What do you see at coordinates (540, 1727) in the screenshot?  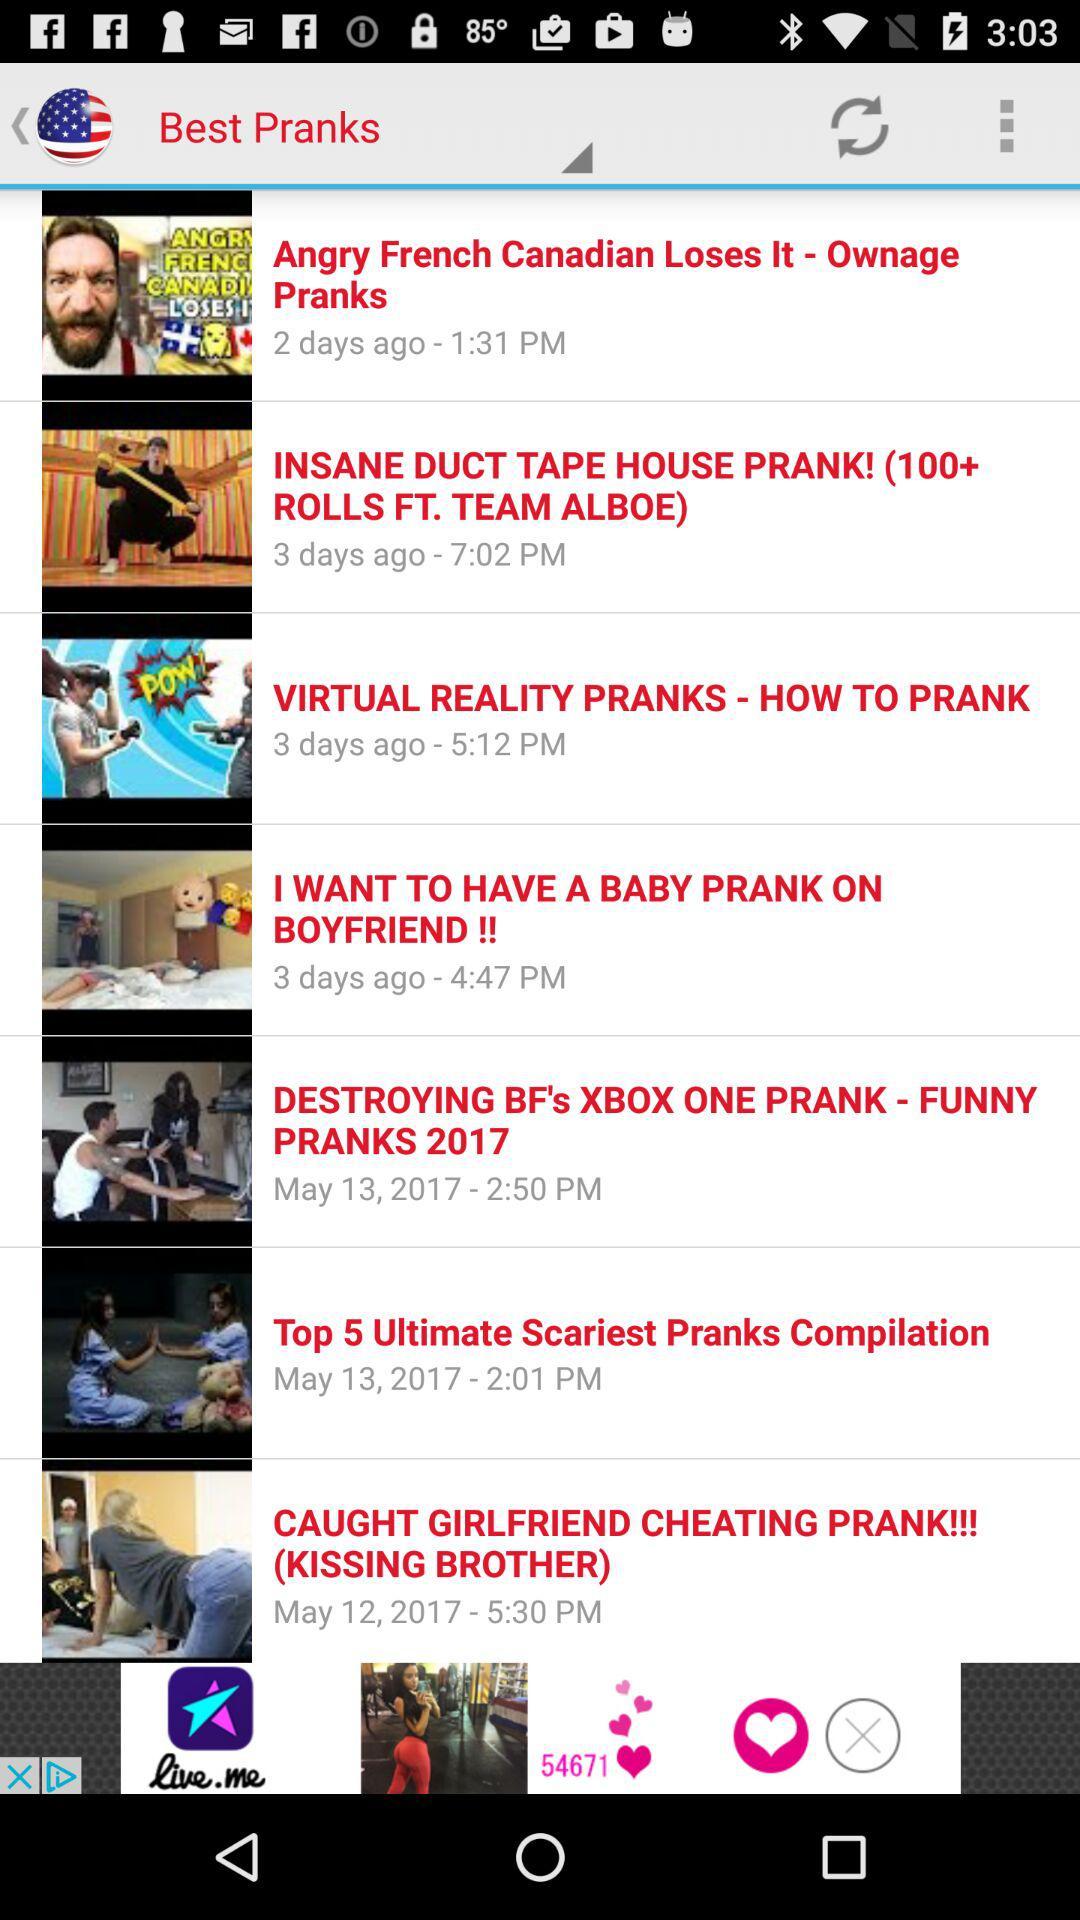 I see `advertisement from outside source` at bounding box center [540, 1727].